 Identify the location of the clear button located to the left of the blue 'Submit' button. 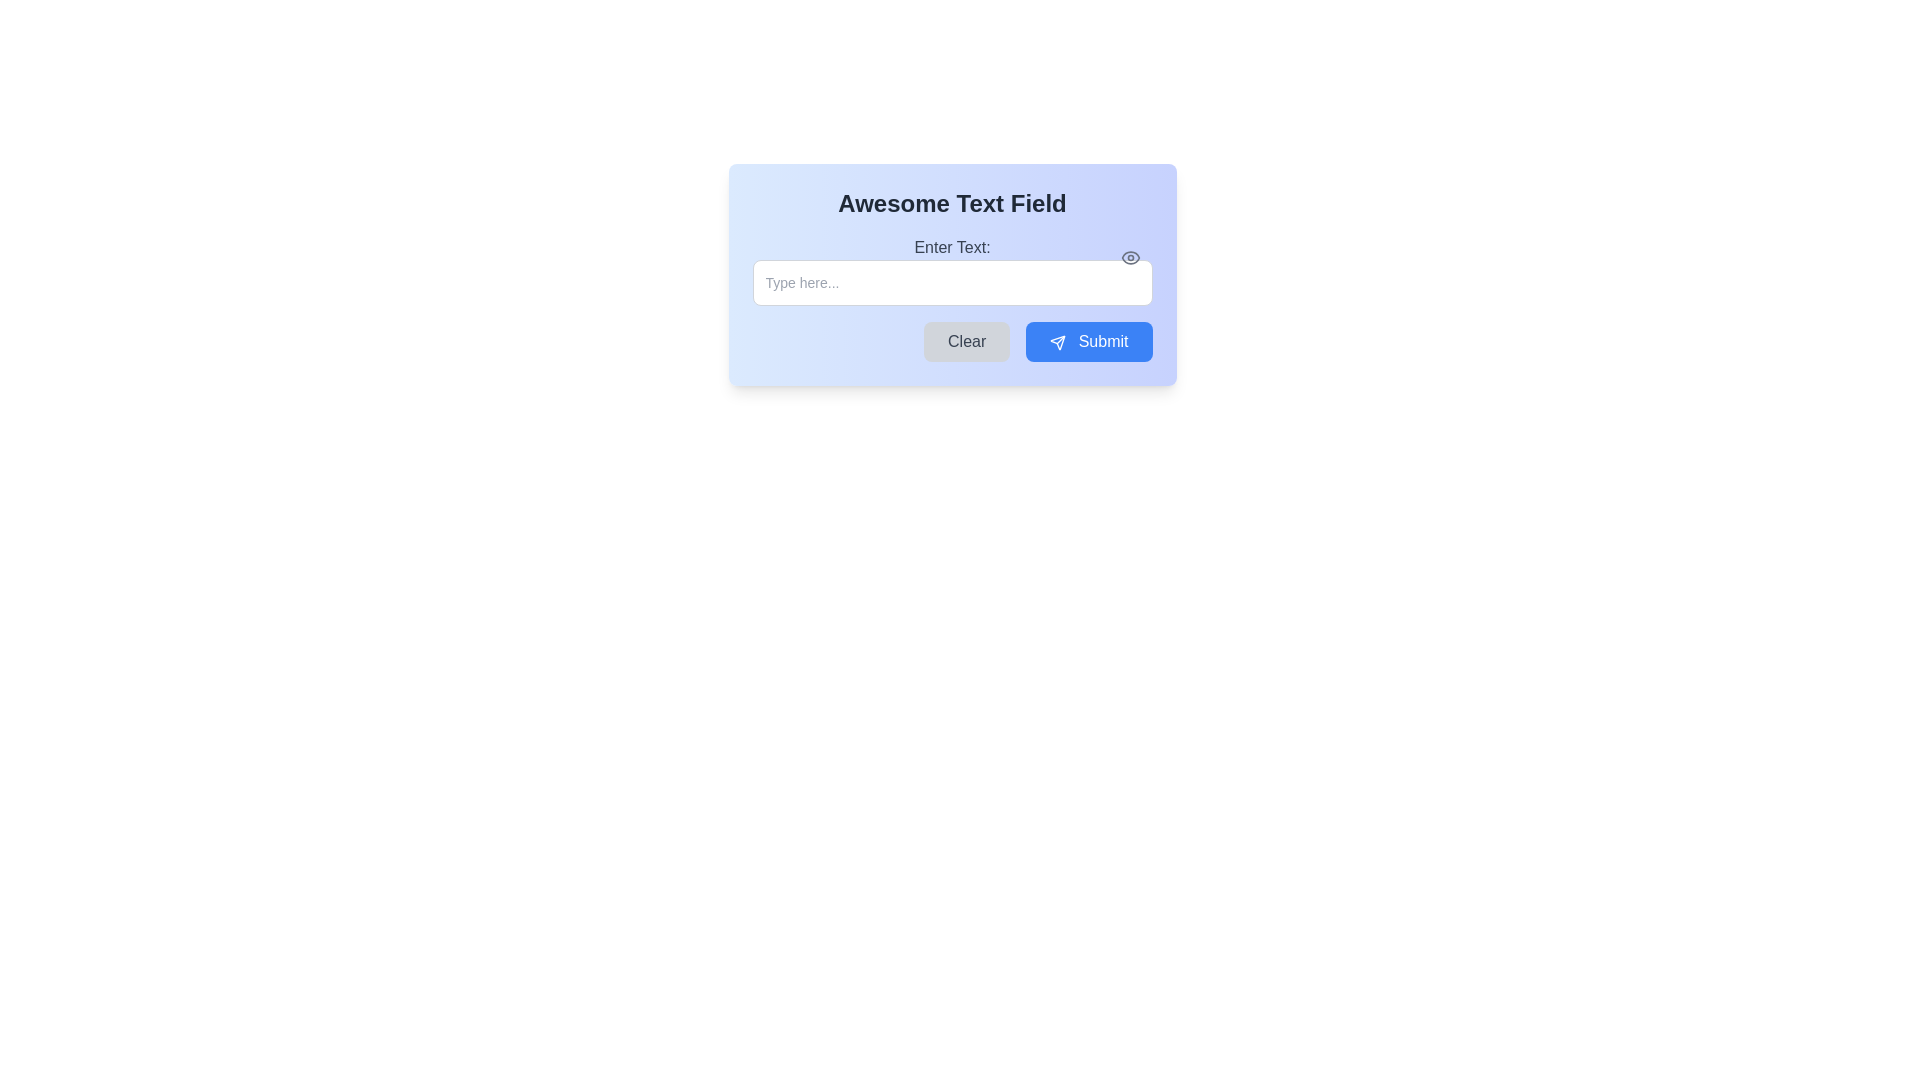
(967, 341).